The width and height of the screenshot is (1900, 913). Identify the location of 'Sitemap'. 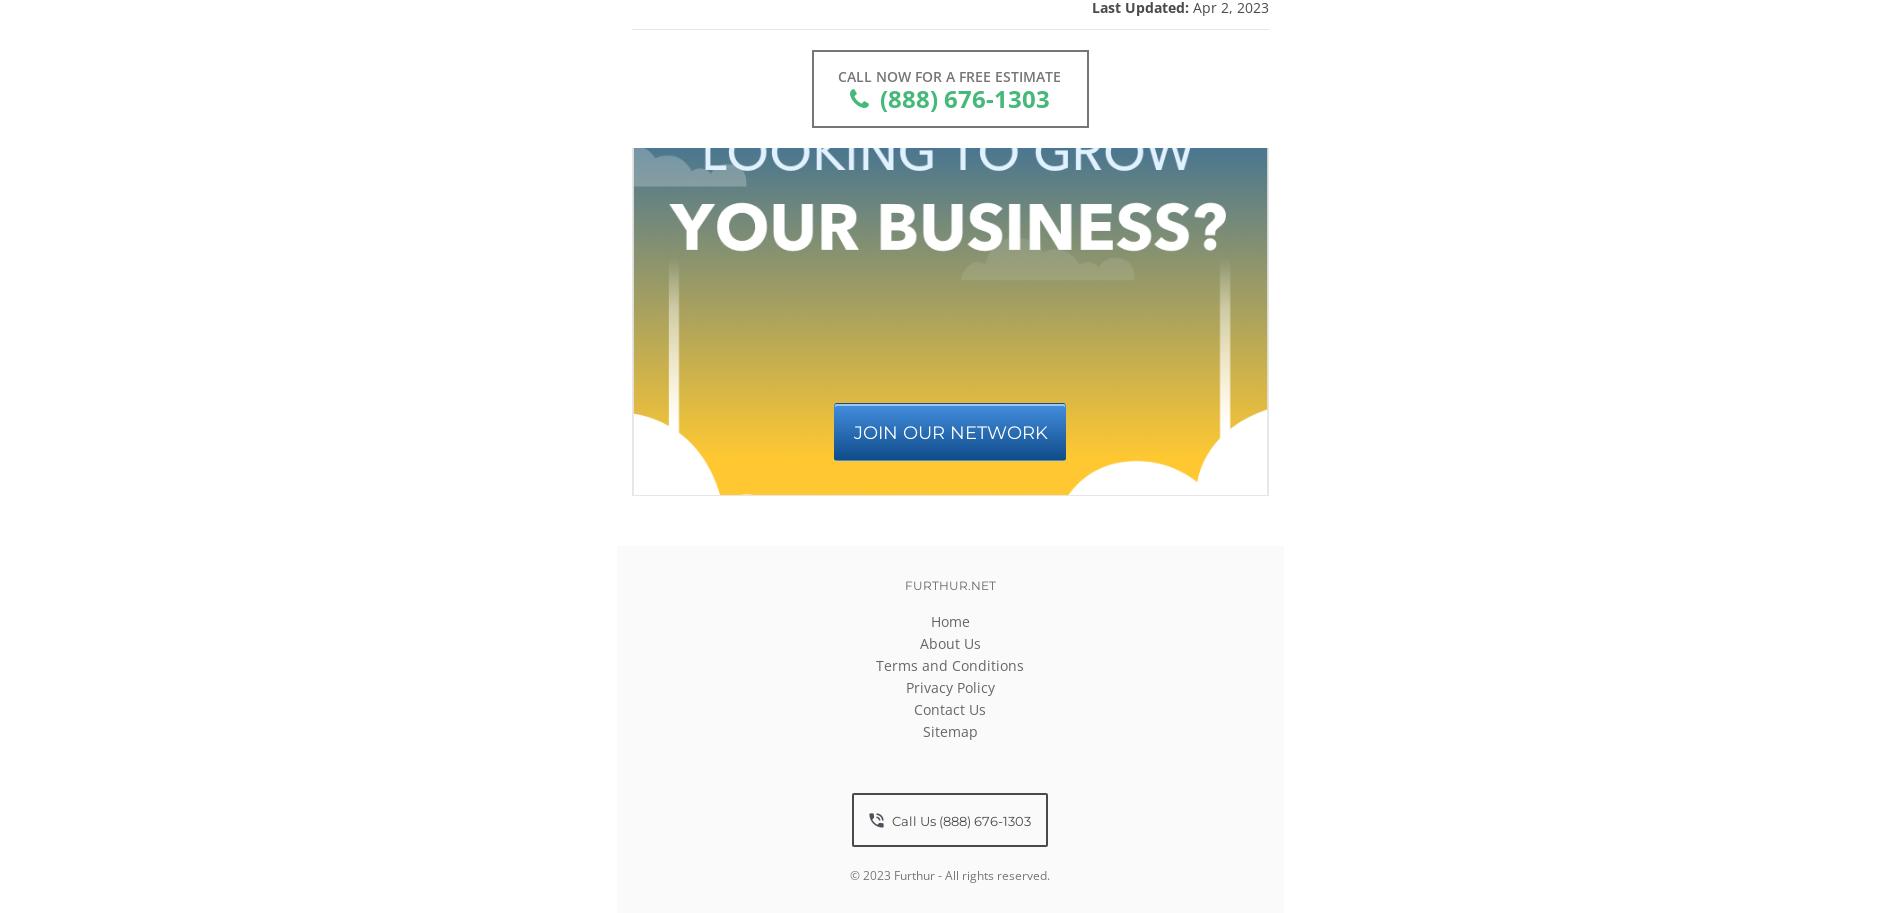
(921, 730).